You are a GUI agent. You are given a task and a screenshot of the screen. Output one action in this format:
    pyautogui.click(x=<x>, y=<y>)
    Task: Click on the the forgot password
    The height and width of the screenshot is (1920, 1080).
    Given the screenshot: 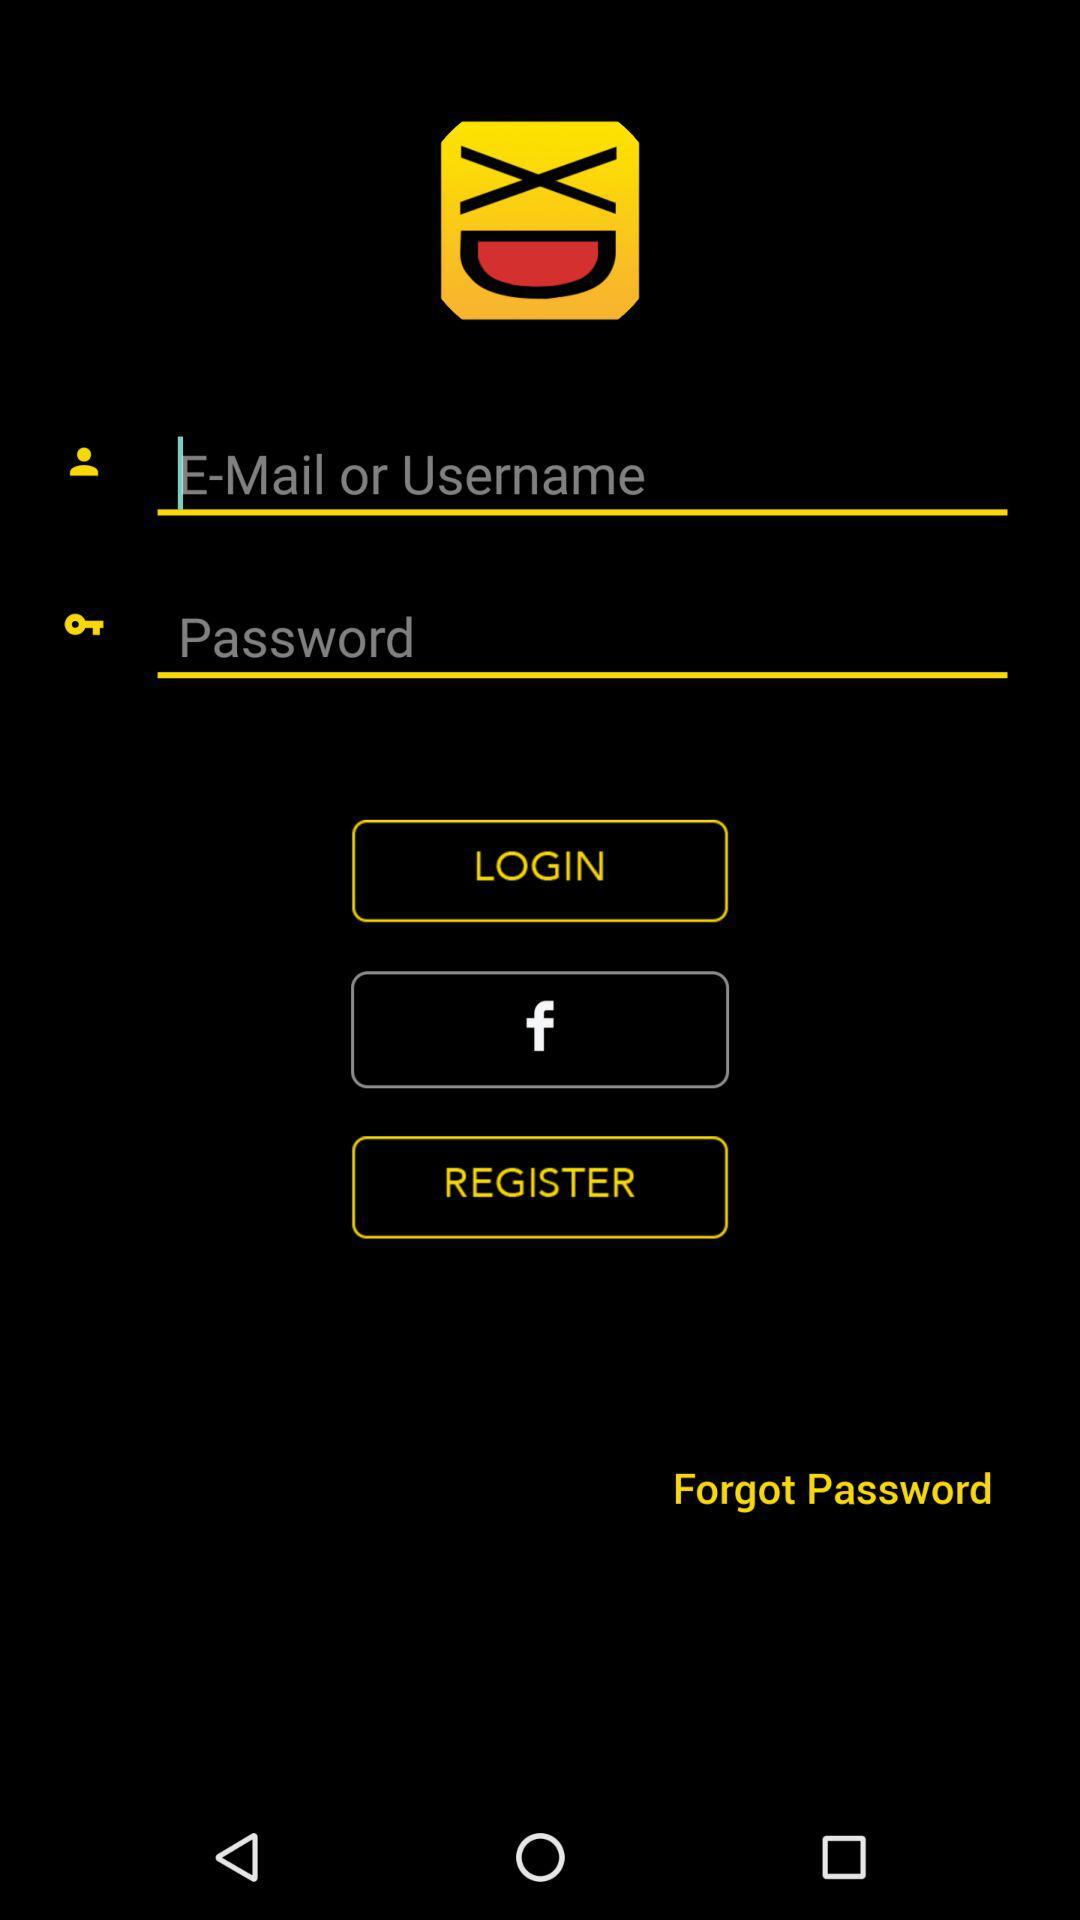 What is the action you would take?
    pyautogui.click(x=832, y=1487)
    